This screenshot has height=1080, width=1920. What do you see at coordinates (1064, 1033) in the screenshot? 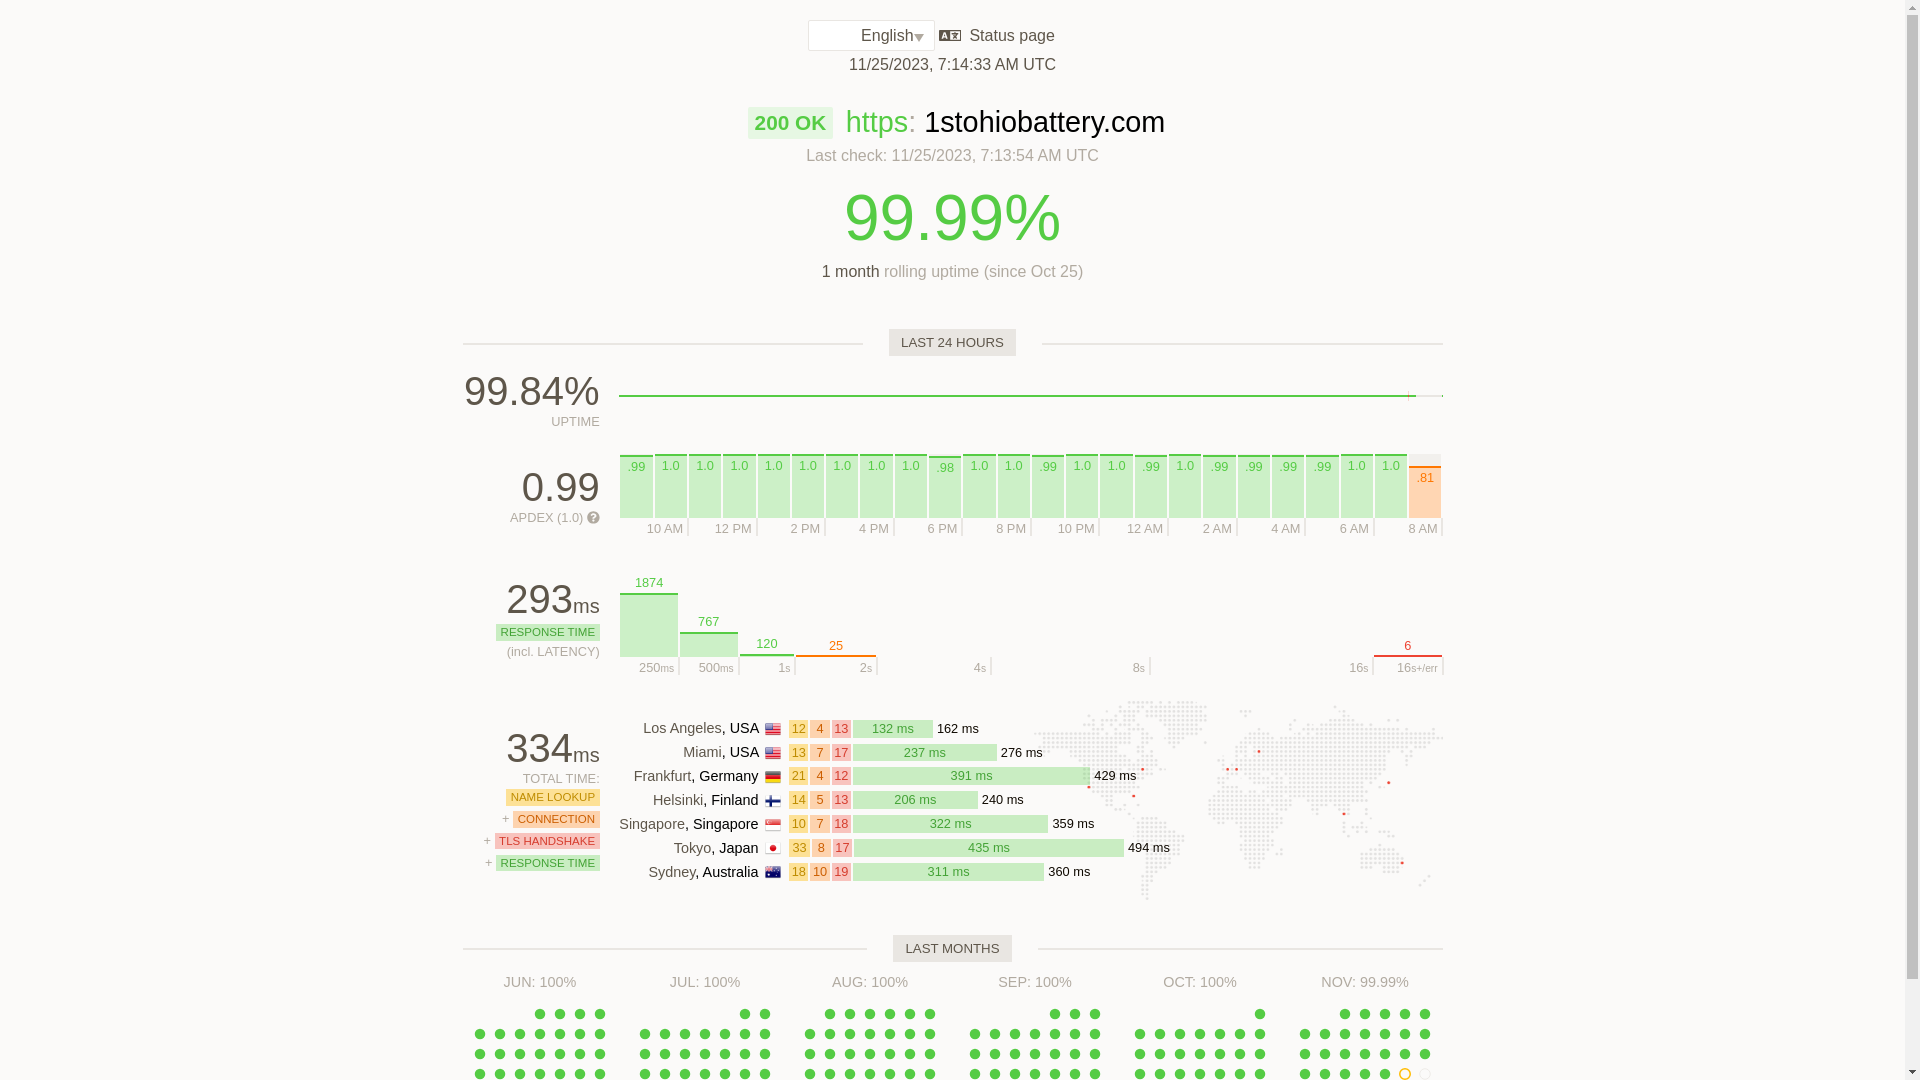
I see `'<small>Sep 09:</small> No downtime'` at bounding box center [1064, 1033].